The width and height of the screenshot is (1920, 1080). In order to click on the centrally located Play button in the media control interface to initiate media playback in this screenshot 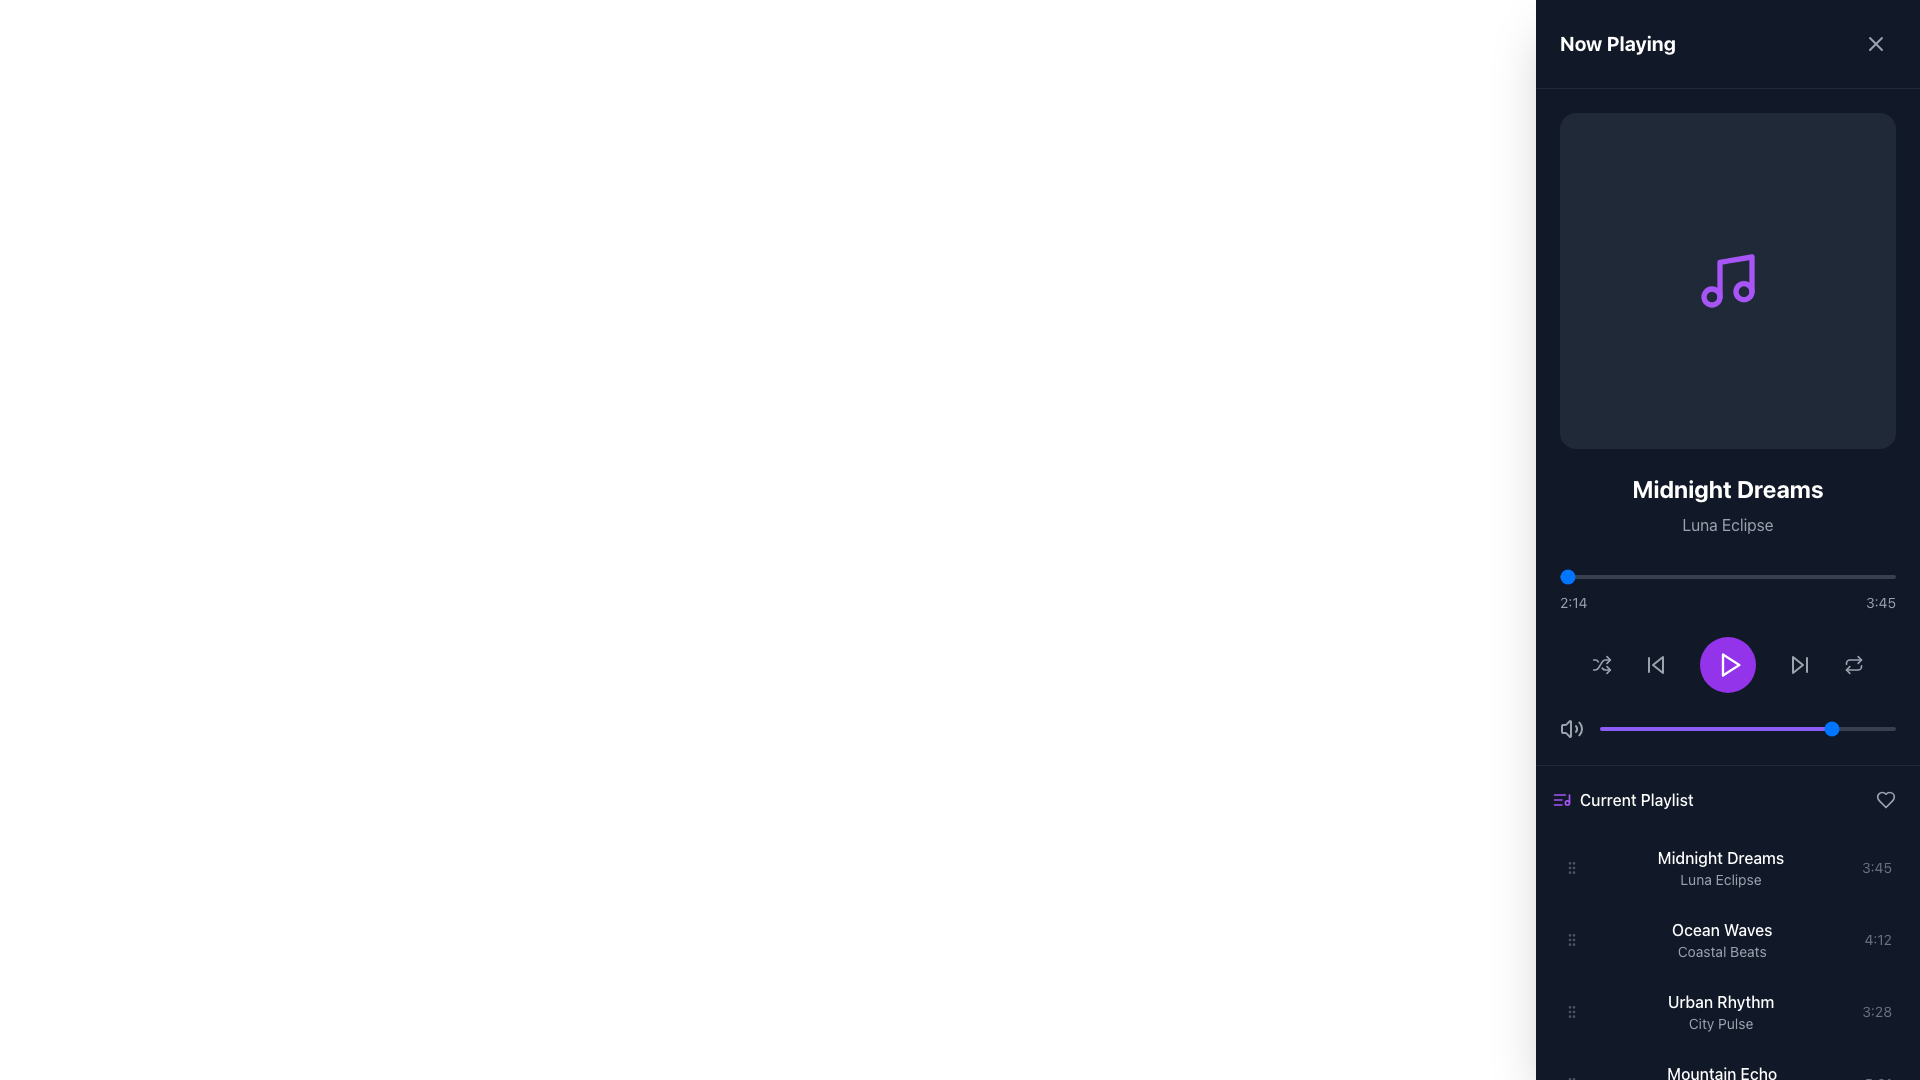, I will do `click(1727, 664)`.